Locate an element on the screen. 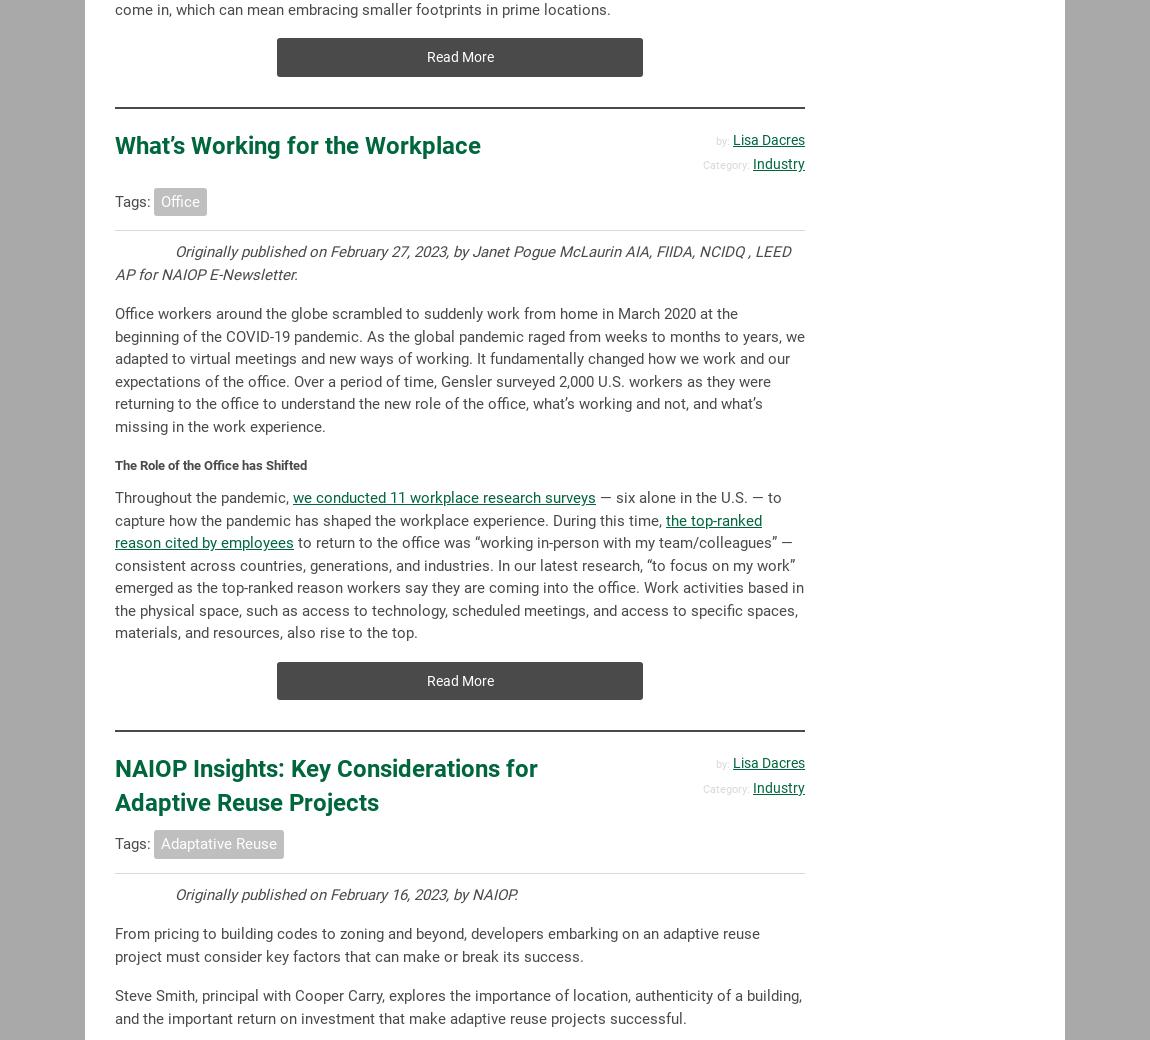 Image resolution: width=1150 pixels, height=1040 pixels. 'to return to the office was “working in-person with my team/colleagues” — consistent across countries, generations, and industries. In our latest research, “to focus on my work” emerged as the top-ranked reason workers say they are coming into the office. Work activities based in the physical space, such as access to technology, scheduled meetings, and access to specific spaces, materials, and resources, also rise to the top.' is located at coordinates (459, 587).